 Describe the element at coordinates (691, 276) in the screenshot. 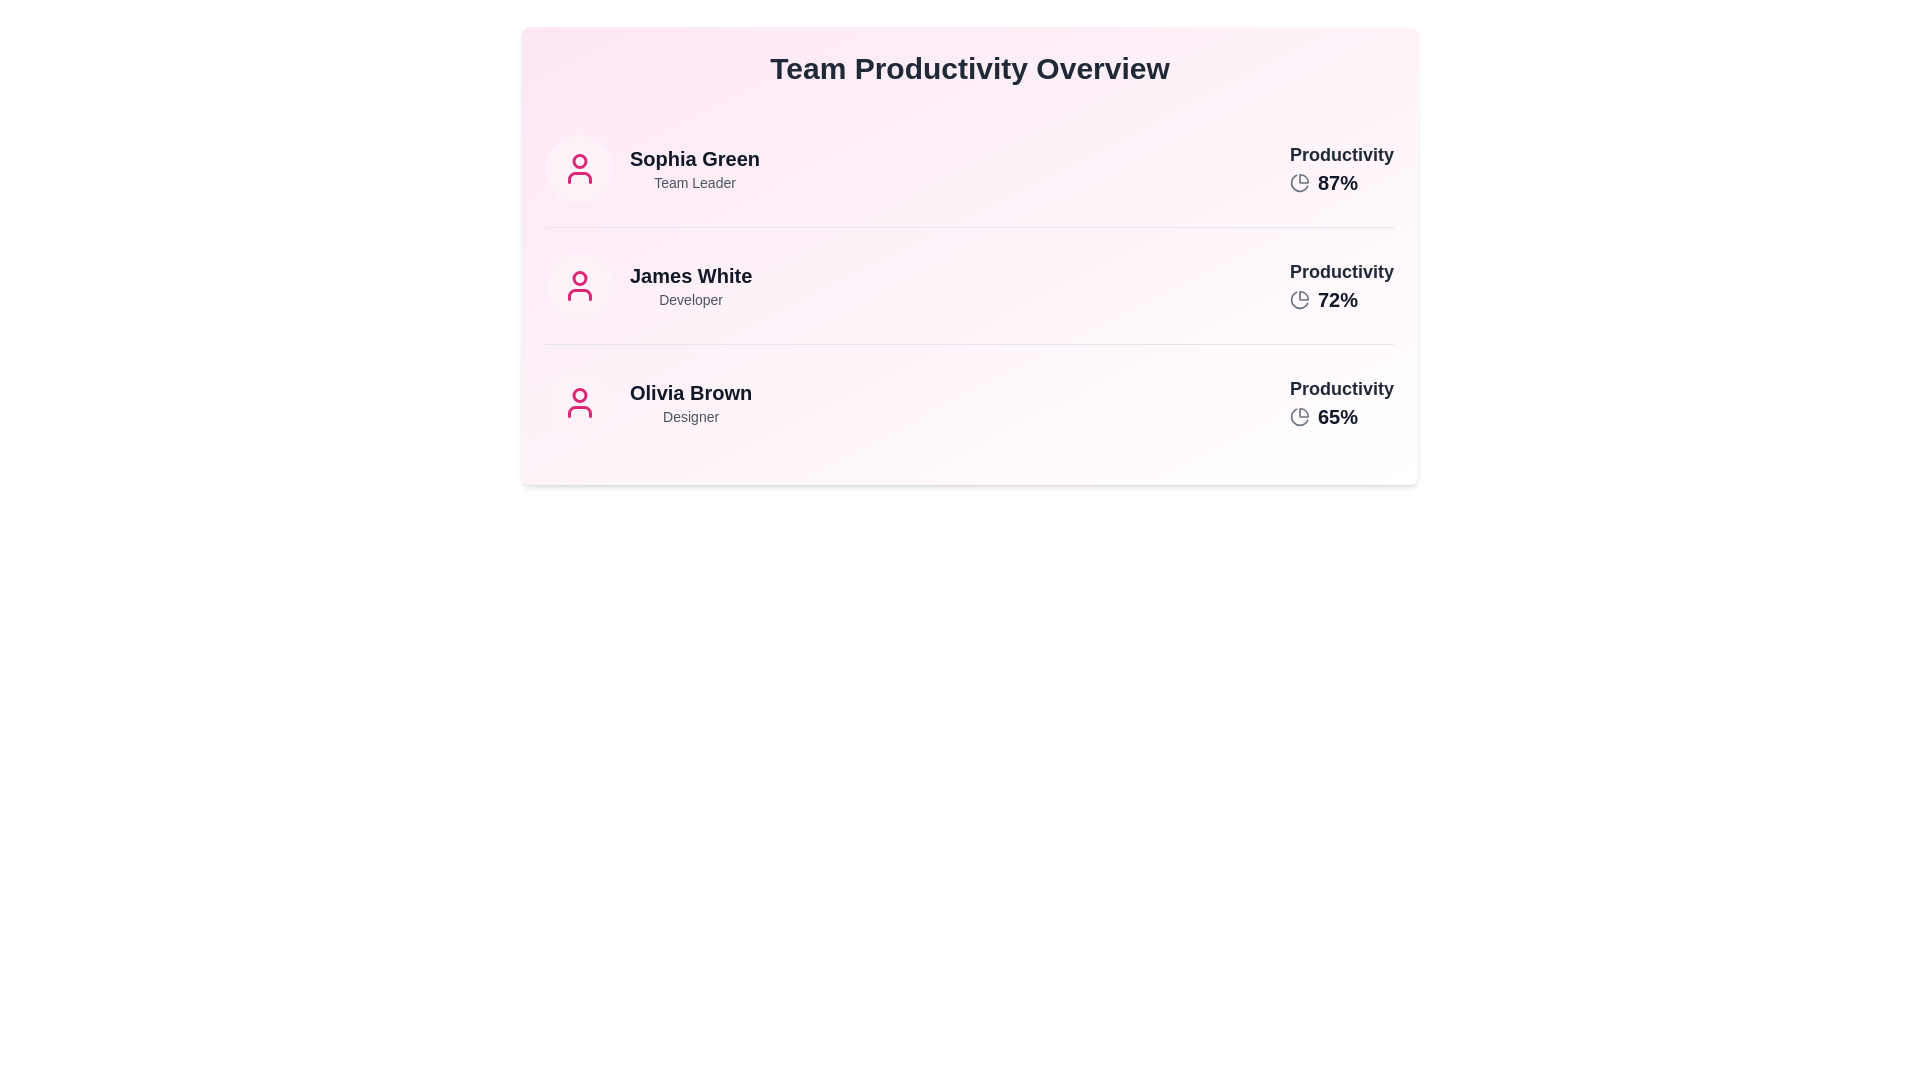

I see `the text element displaying the name of a team member in bold format, located in the second row of the team productivity overview card, above the text 'Developer'` at that location.